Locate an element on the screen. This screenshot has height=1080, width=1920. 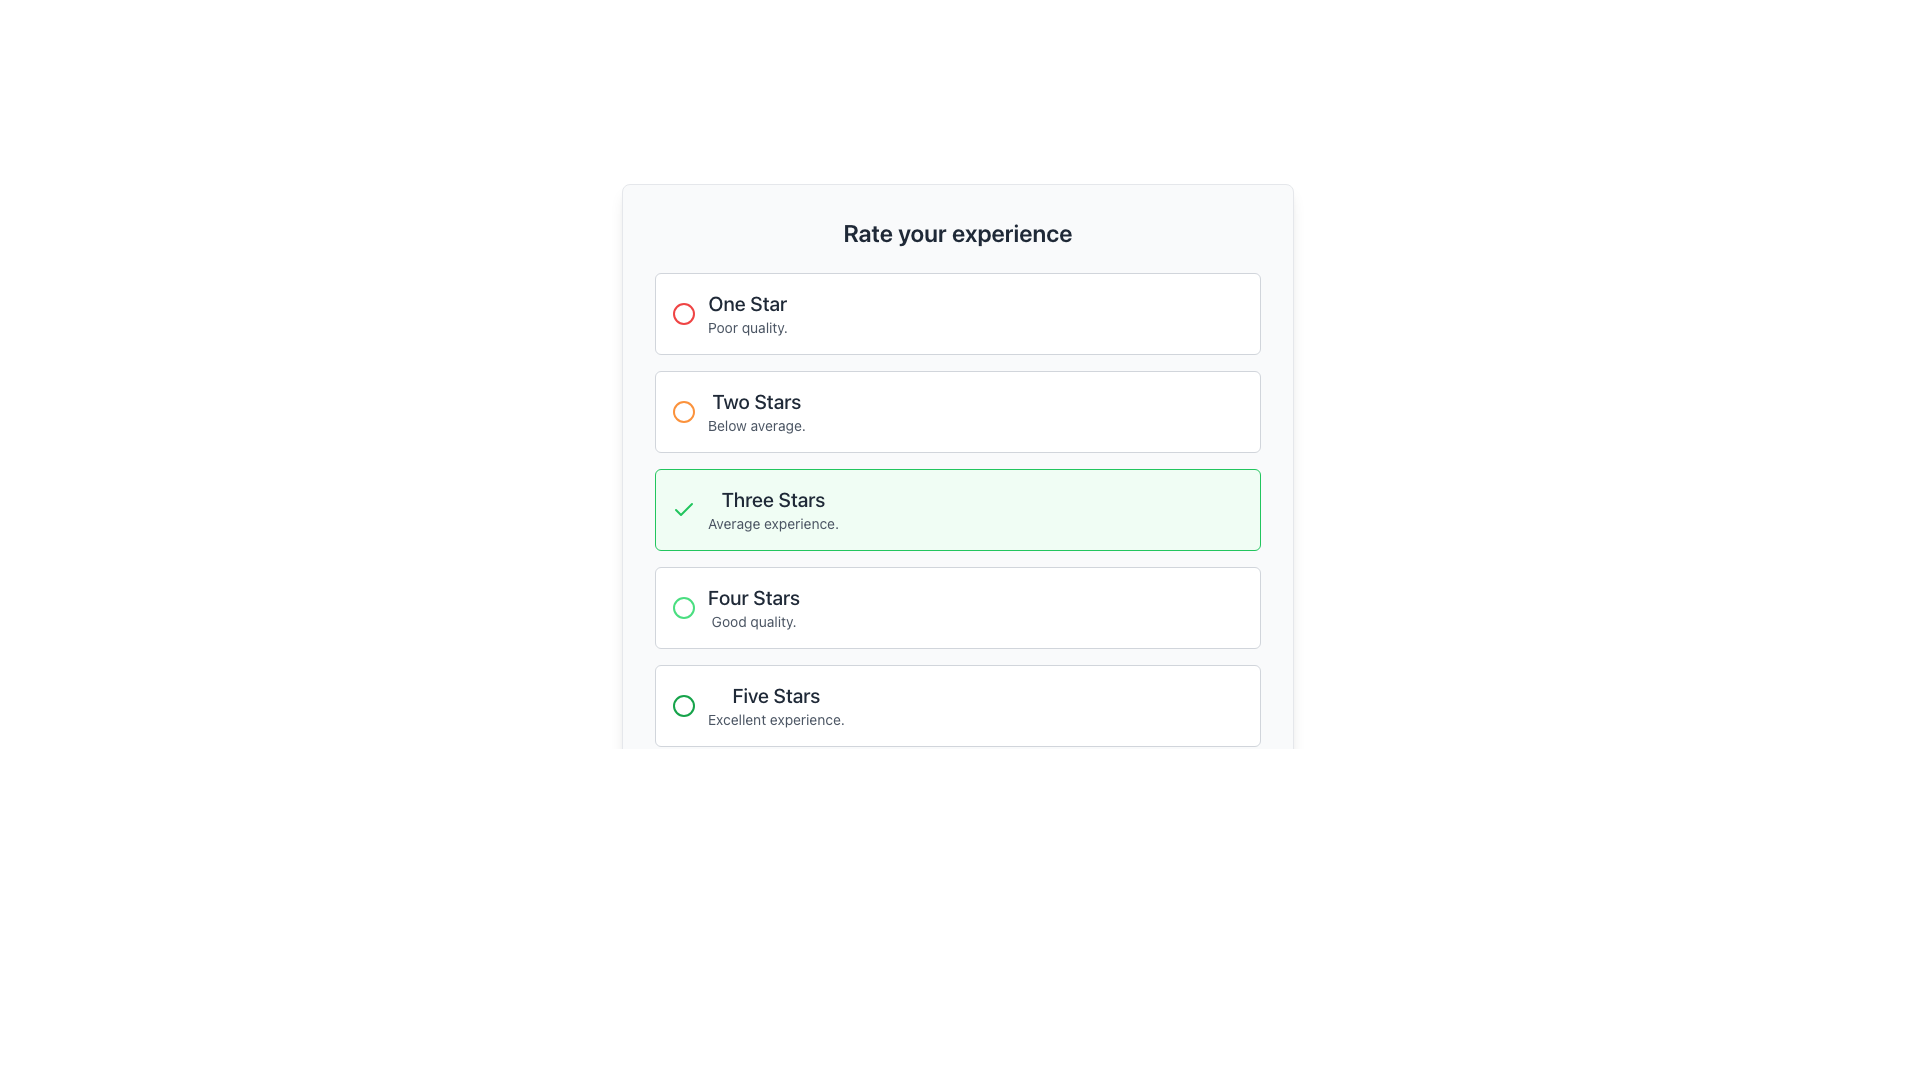
textual content of the third selectable option in the rating list, which indicates a 'Three Stars' rating with the label 'Average experience.' is located at coordinates (772, 508).